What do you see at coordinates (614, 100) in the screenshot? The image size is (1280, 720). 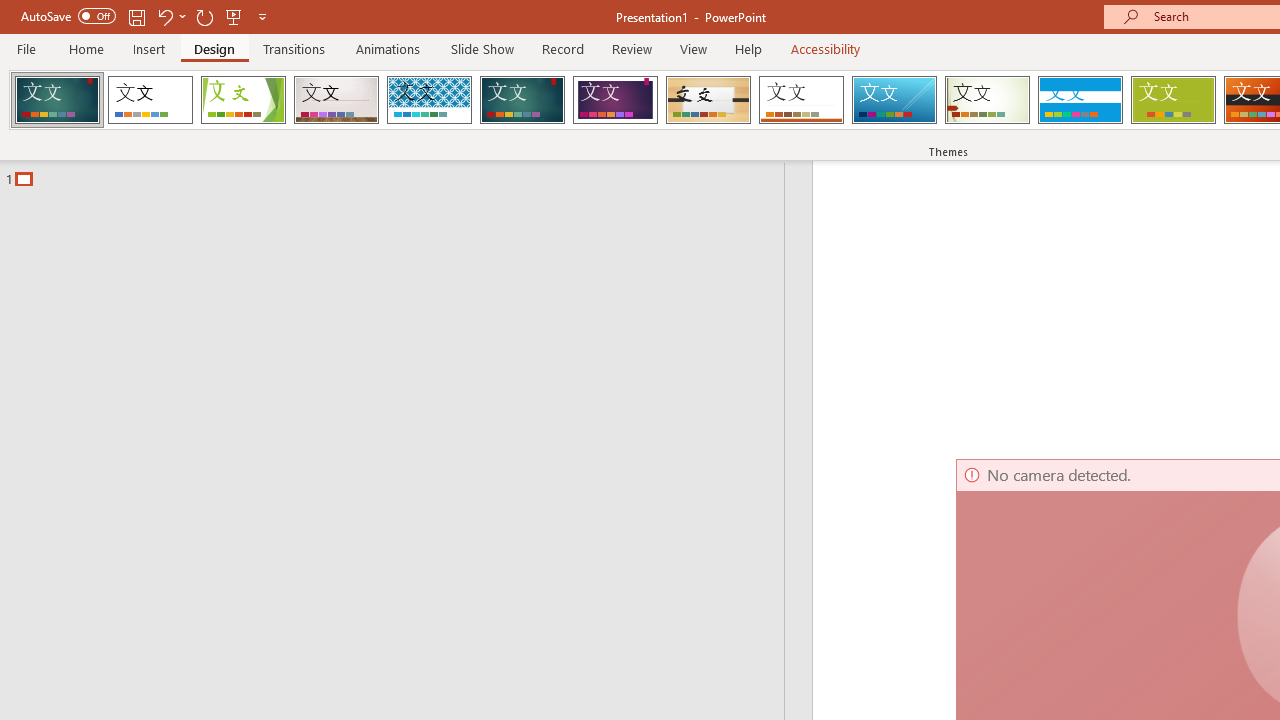 I see `'Ion Boardroom'` at bounding box center [614, 100].